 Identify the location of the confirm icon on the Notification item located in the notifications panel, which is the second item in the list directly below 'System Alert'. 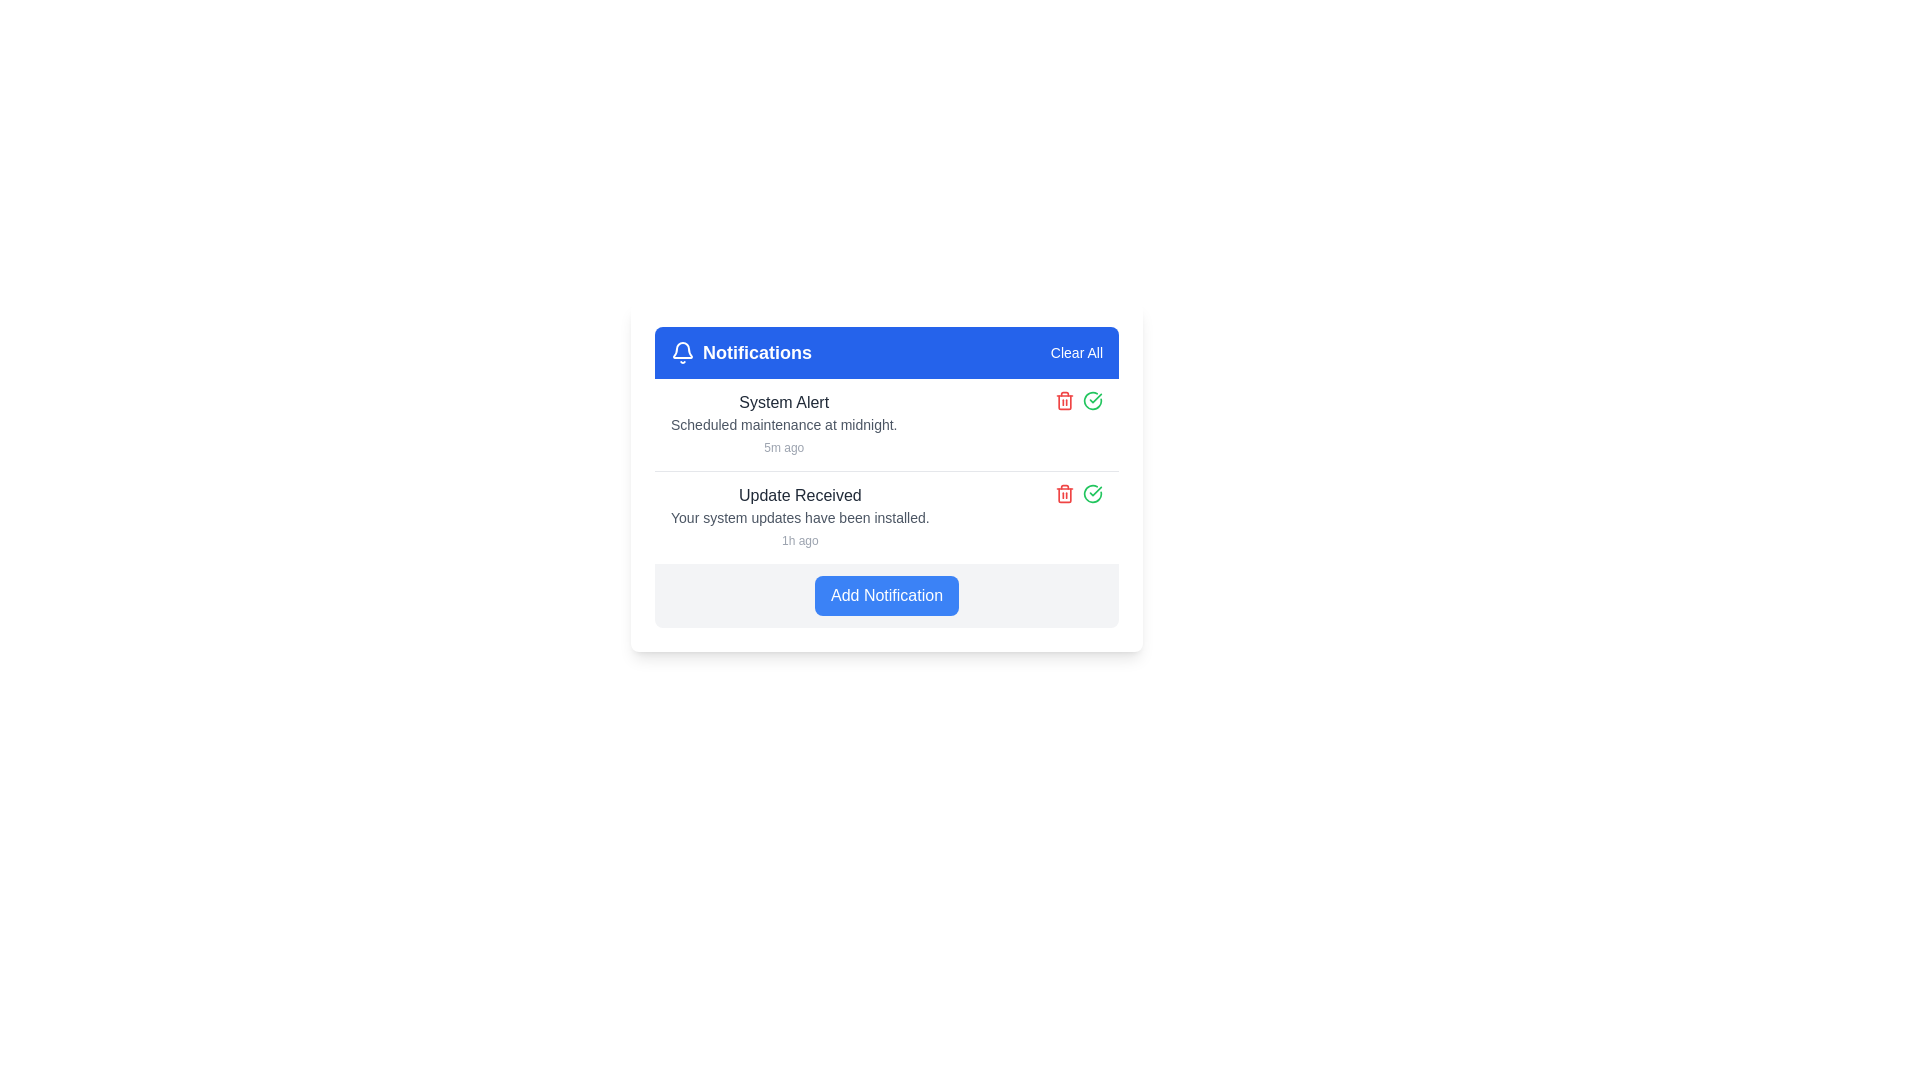
(886, 515).